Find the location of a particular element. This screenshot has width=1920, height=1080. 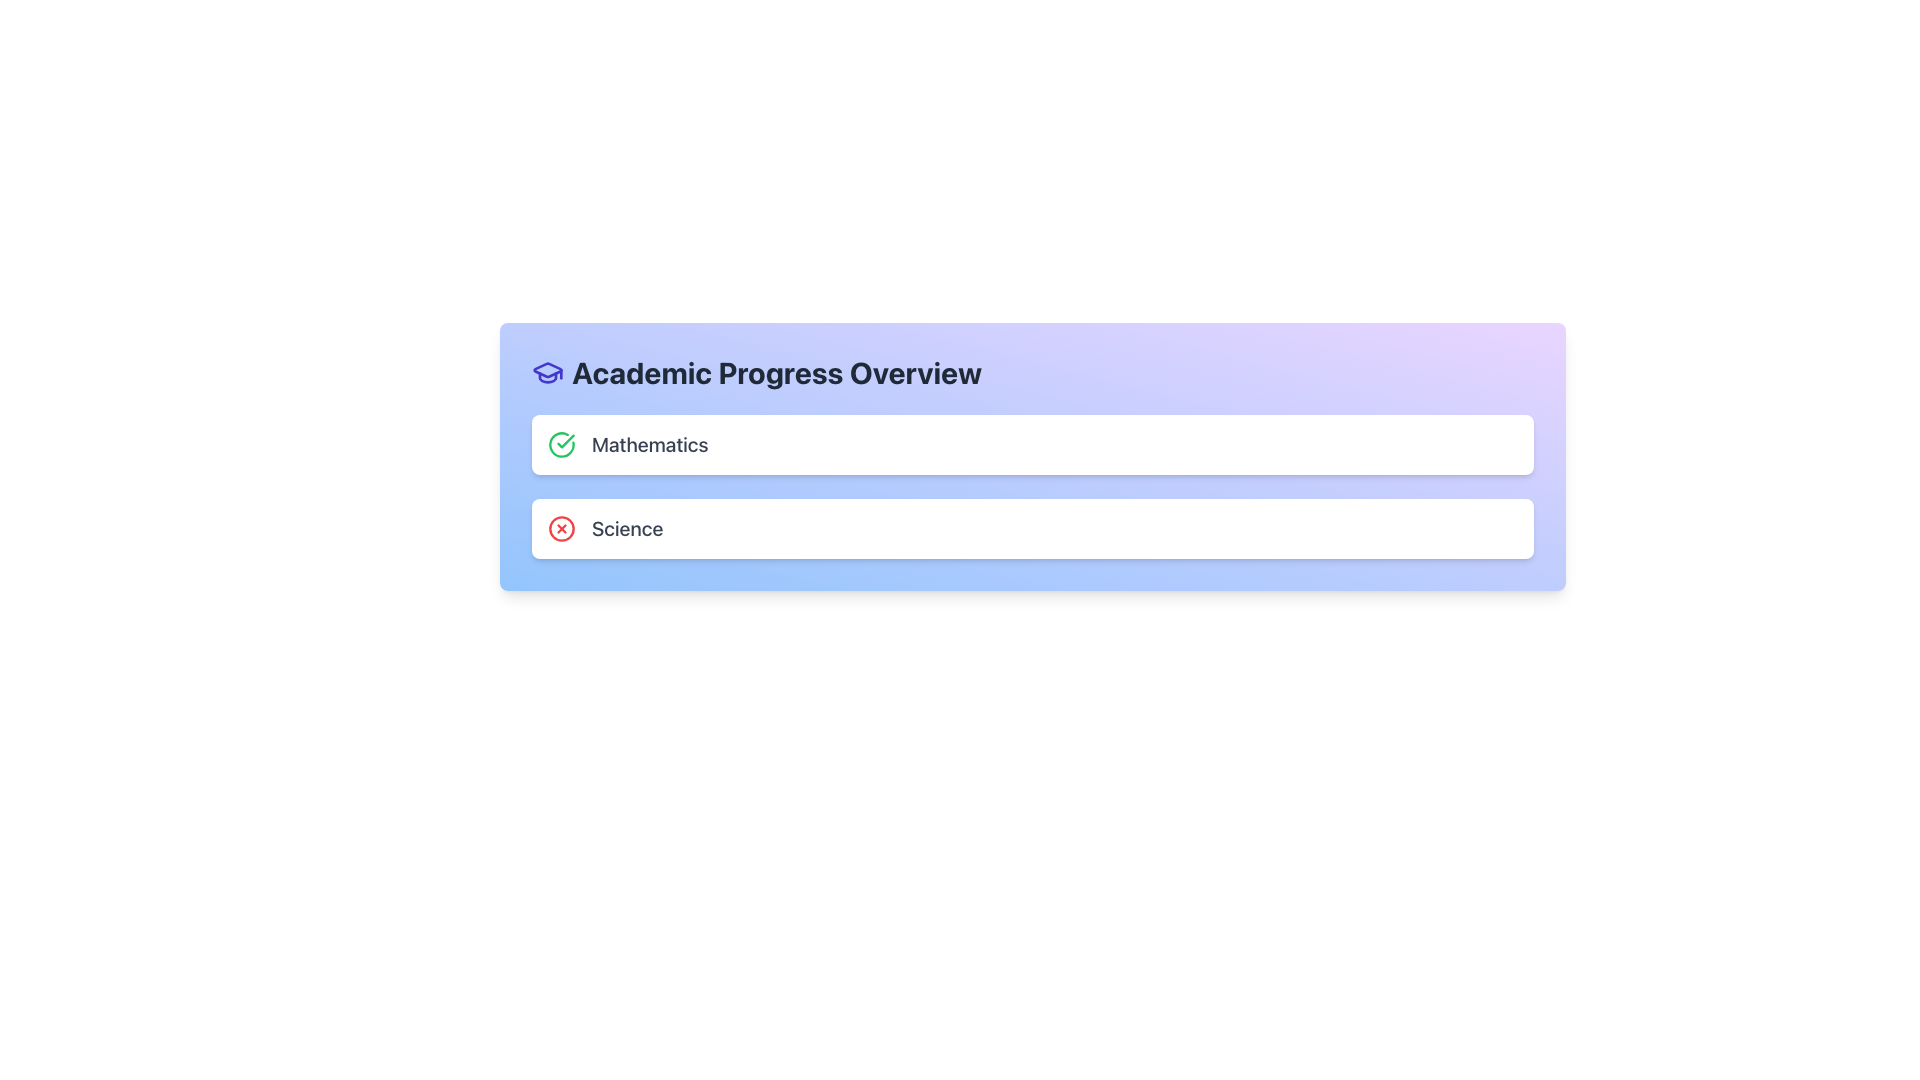

the 'Science' label with a status icon indicating failure, located in the second row under 'Academic Progress Overview' is located at coordinates (604, 527).